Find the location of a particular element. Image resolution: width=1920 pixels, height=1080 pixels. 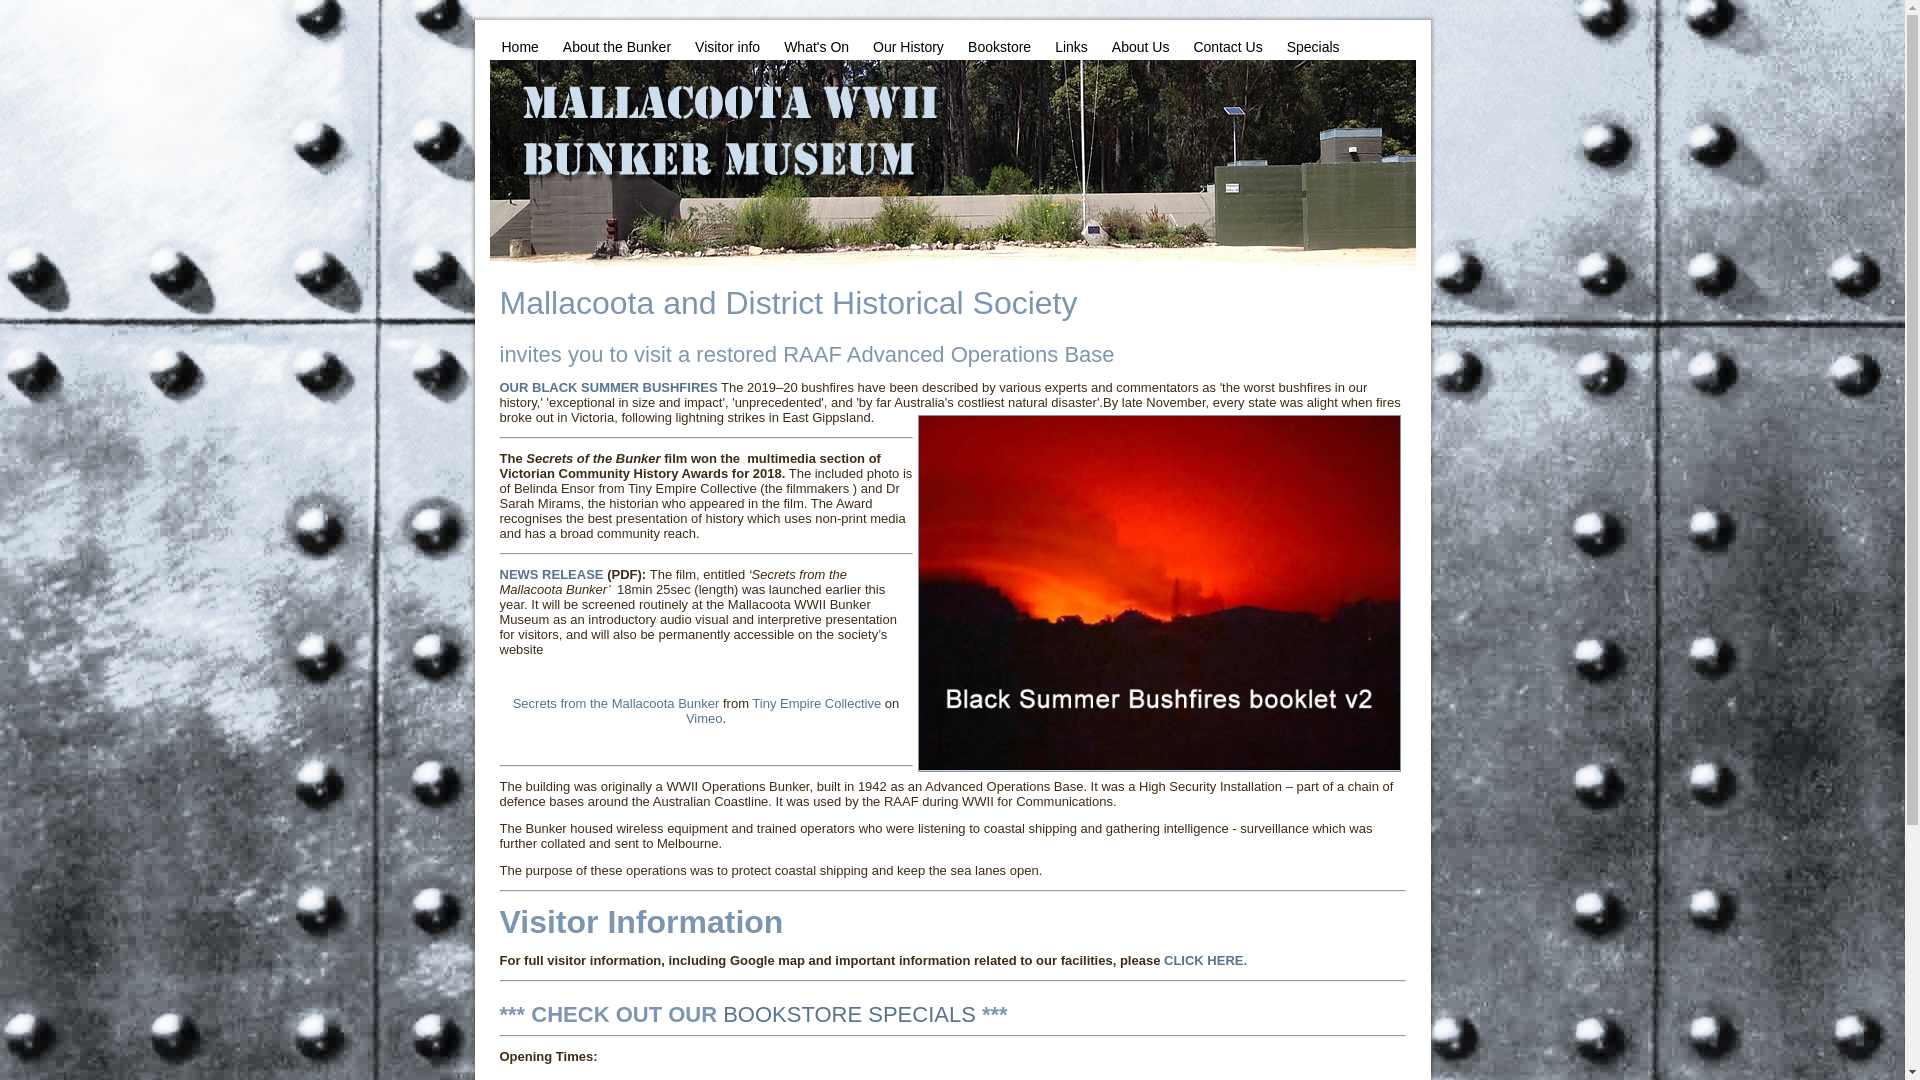

'What's On' is located at coordinates (816, 46).